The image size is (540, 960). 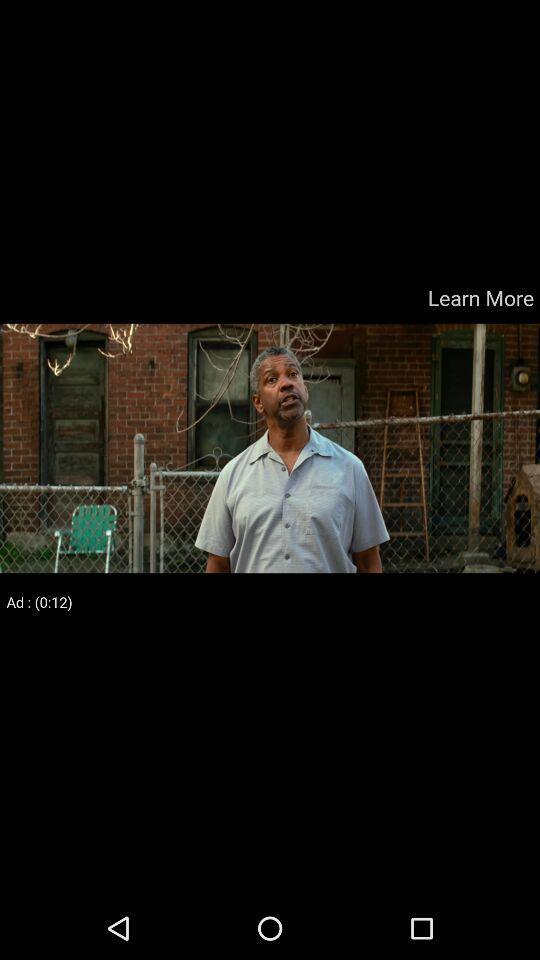 I want to click on color print, so click(x=270, y=448).